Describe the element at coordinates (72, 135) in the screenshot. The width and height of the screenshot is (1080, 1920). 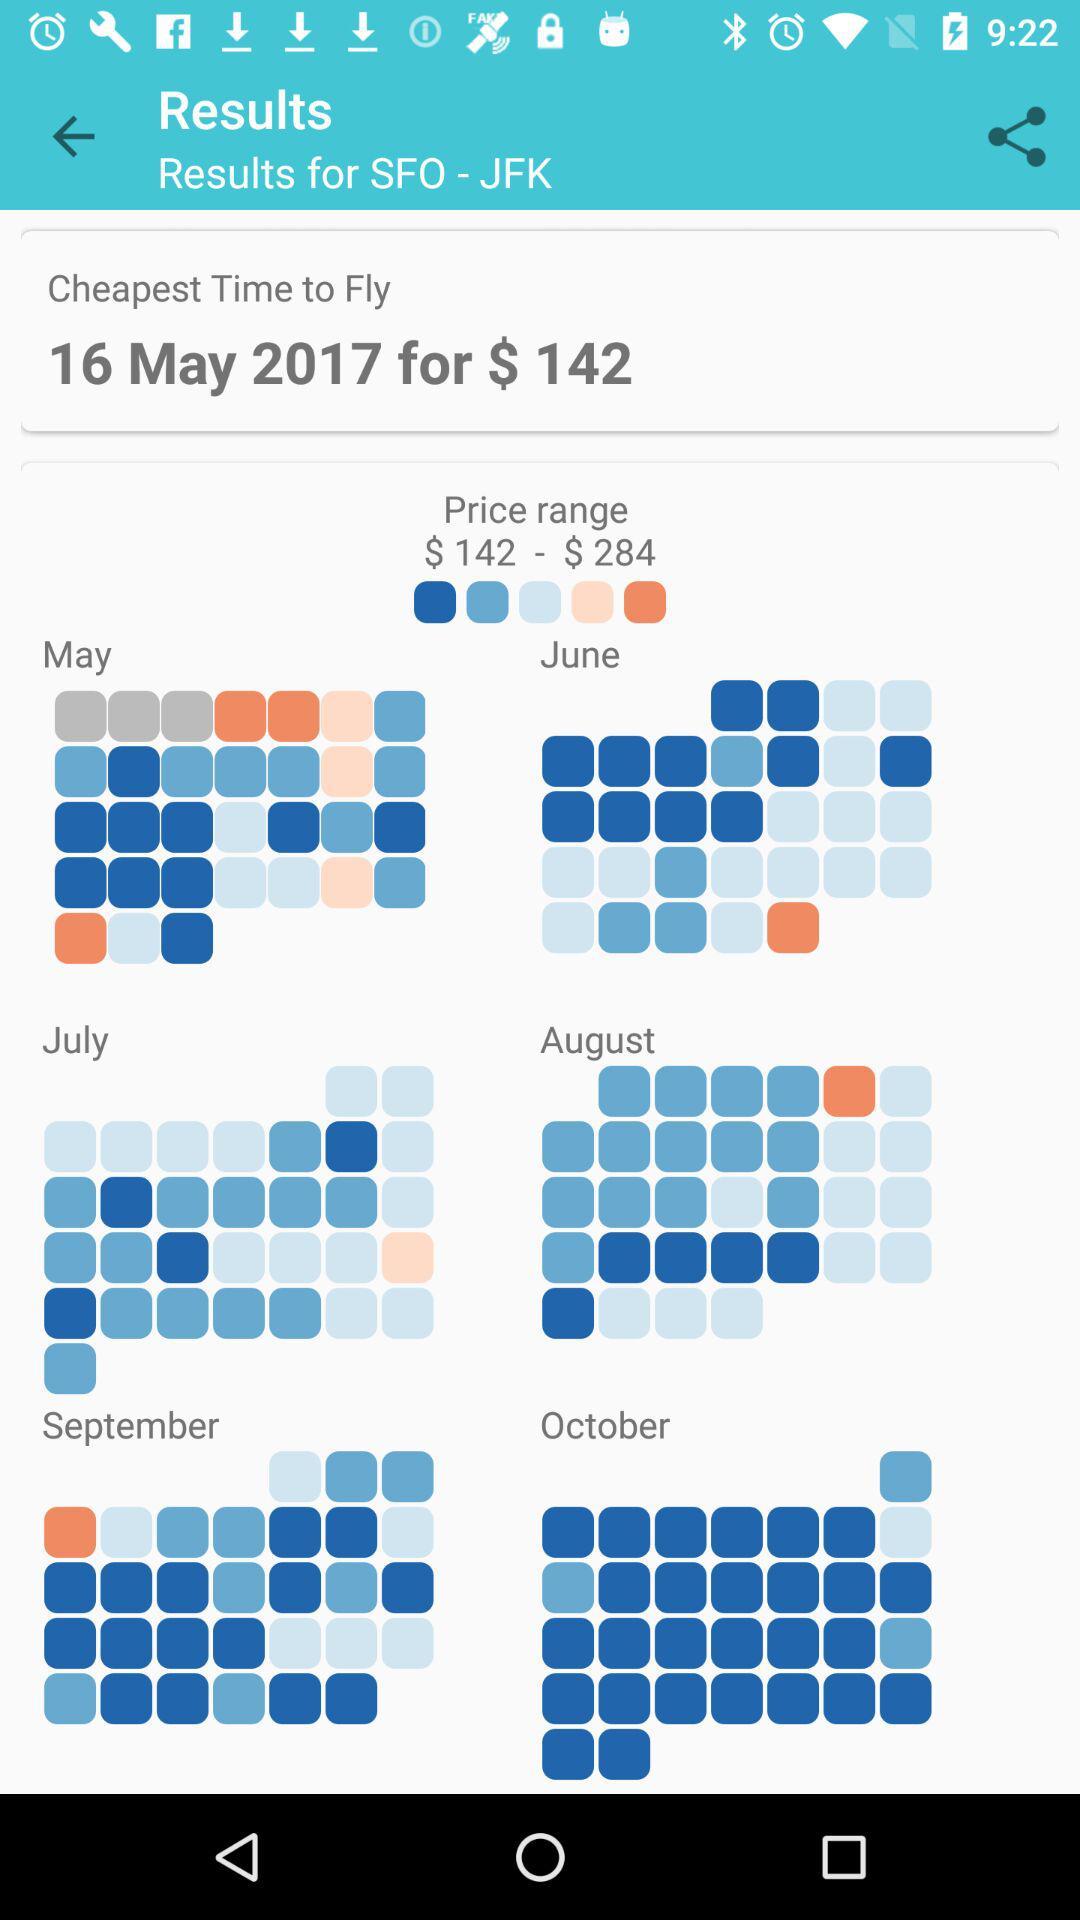
I see `the app above the cheapest time to` at that location.